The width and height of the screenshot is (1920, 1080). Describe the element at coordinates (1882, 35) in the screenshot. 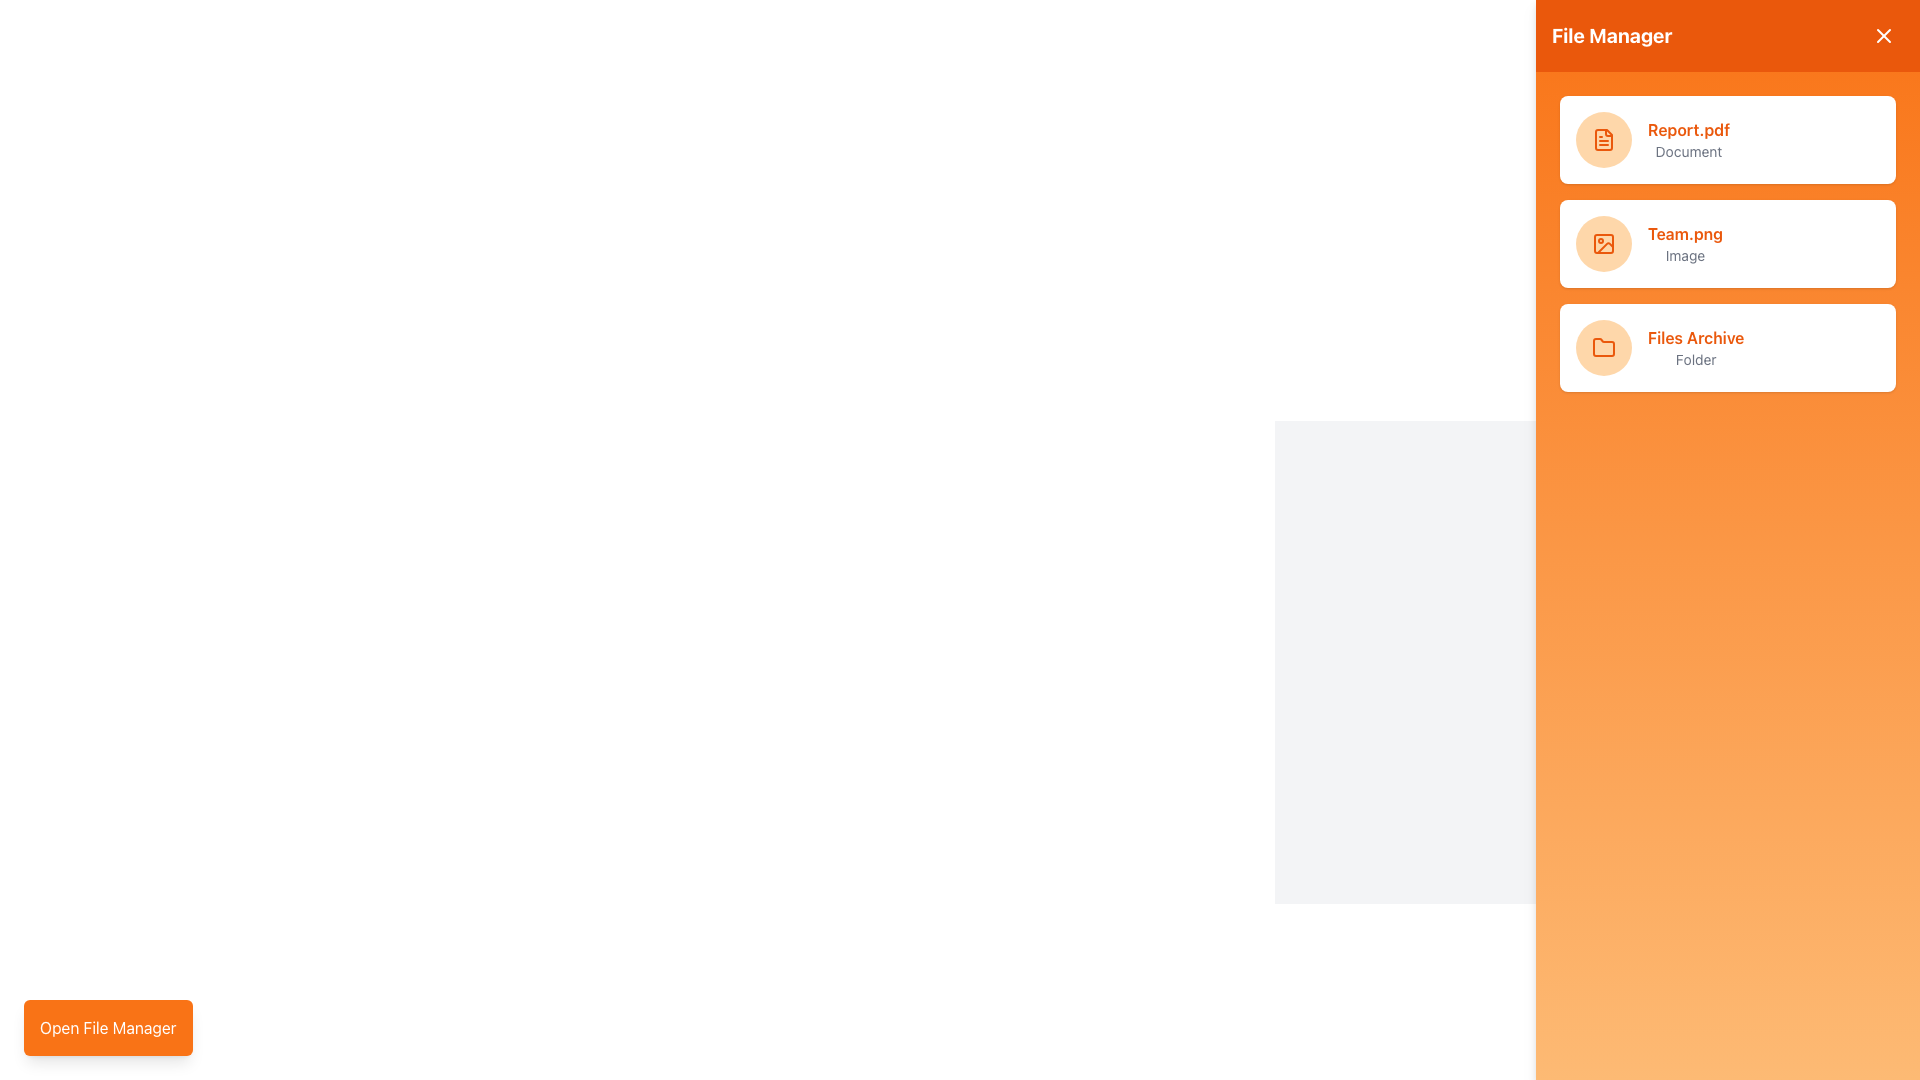

I see `the close button located in the top-right corner of the orange file manager panel, which has a white 'X' symbol against an orange background` at that location.